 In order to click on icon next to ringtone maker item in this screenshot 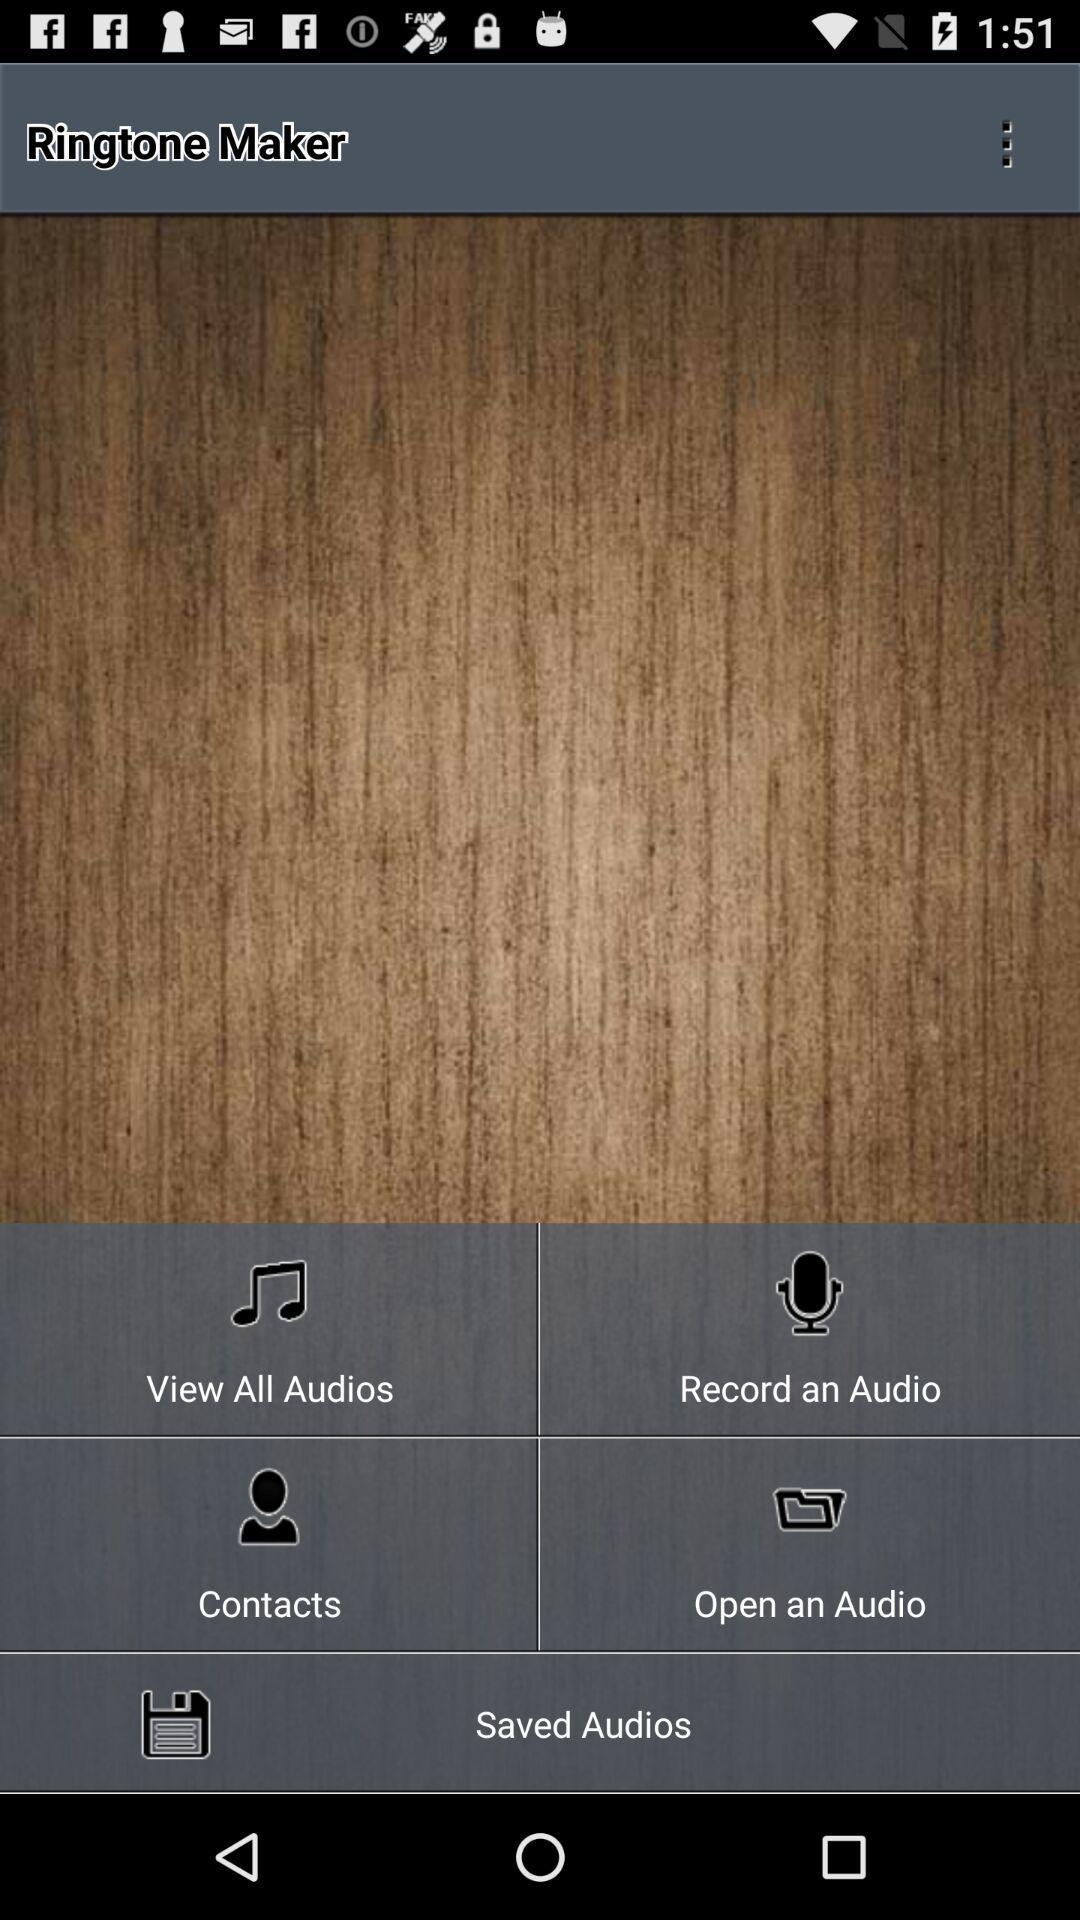, I will do `click(1006, 140)`.